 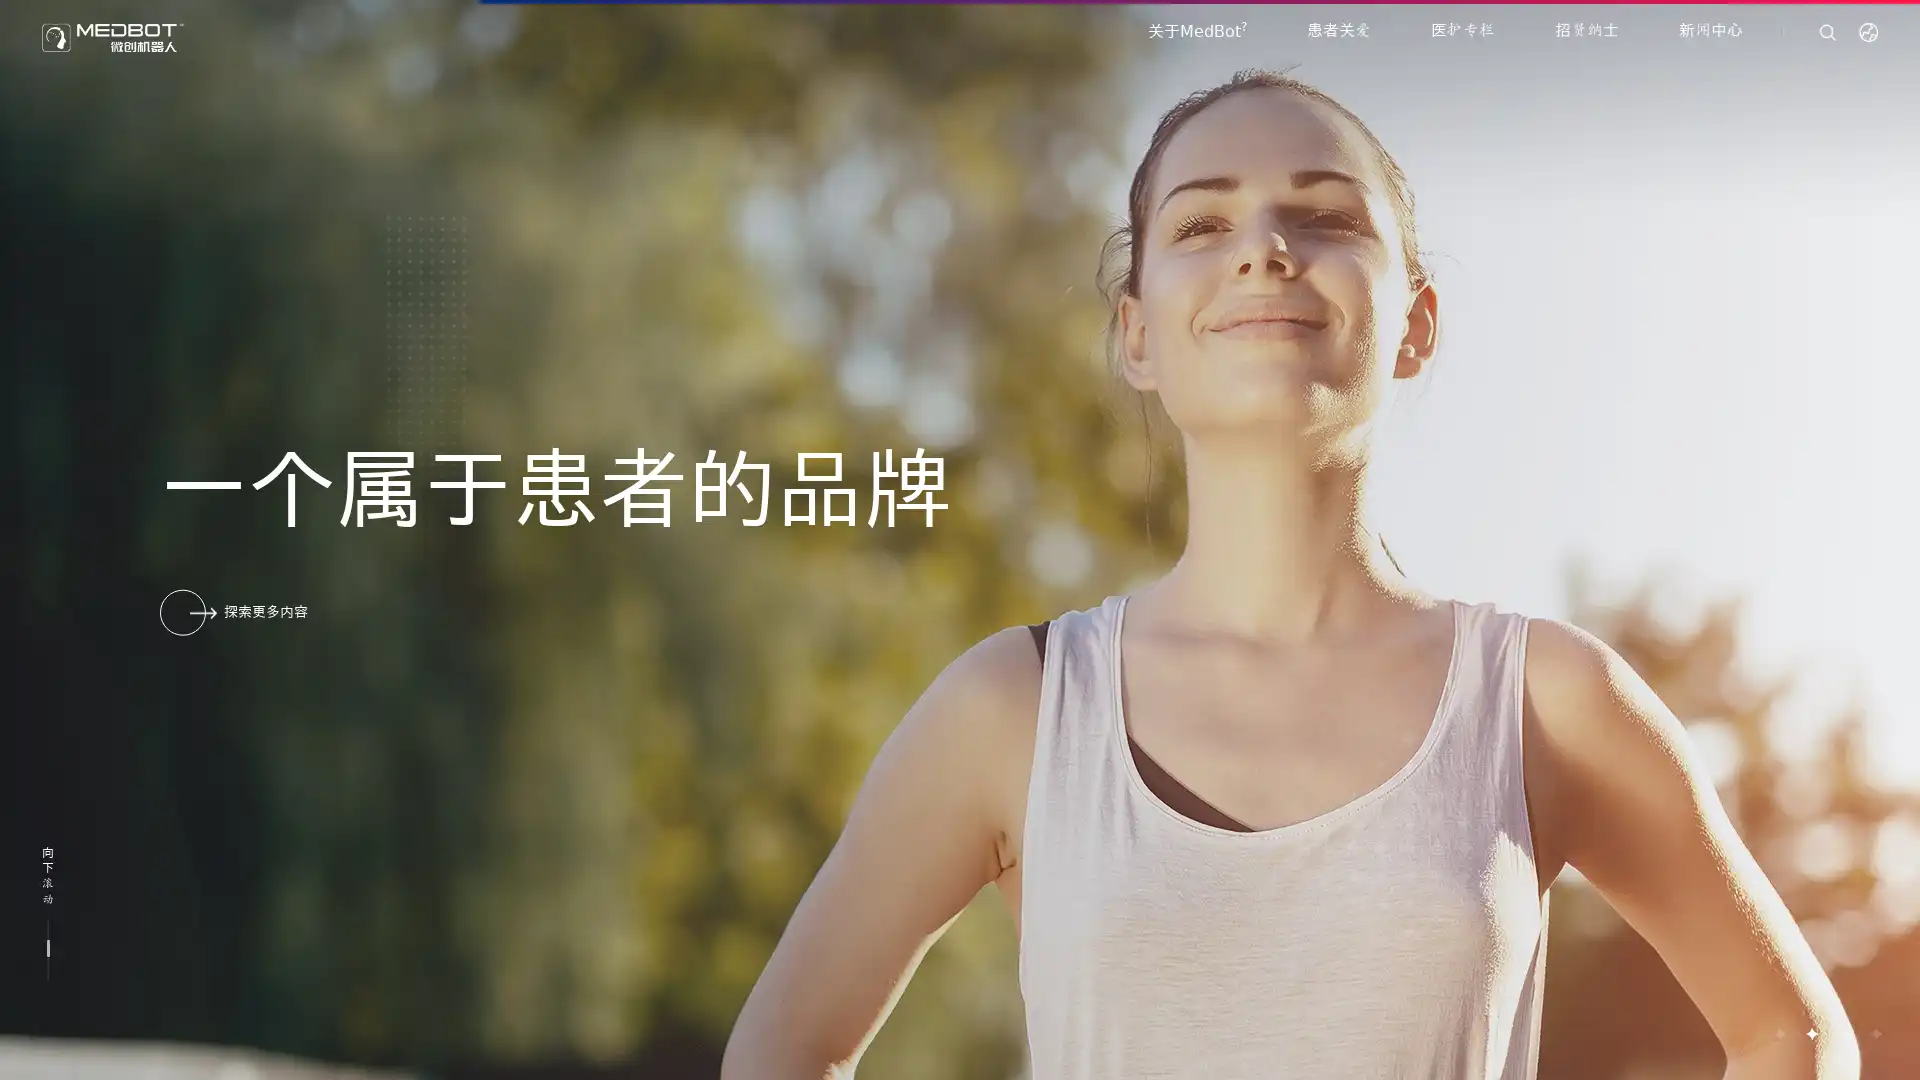 I want to click on Go to slide 3, so click(x=1842, y=1033).